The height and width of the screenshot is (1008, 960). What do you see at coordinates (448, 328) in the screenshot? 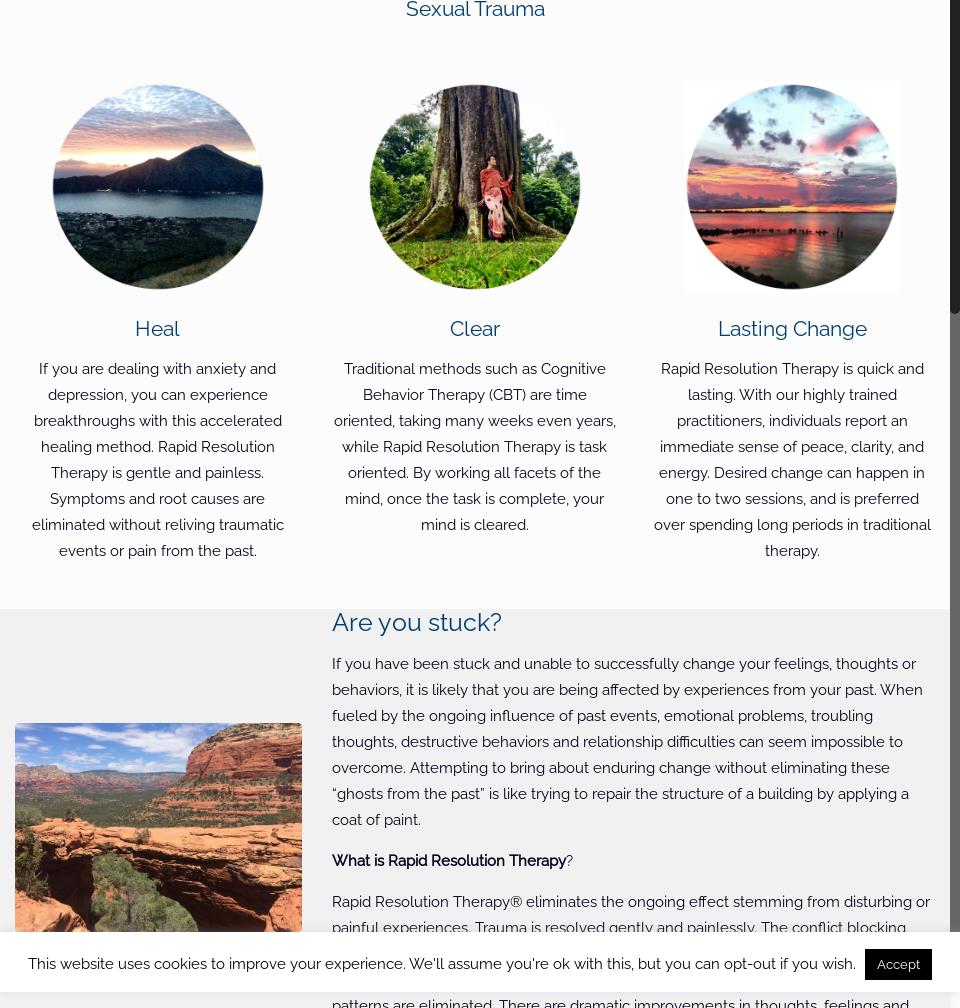
I see `'Clear'` at bounding box center [448, 328].